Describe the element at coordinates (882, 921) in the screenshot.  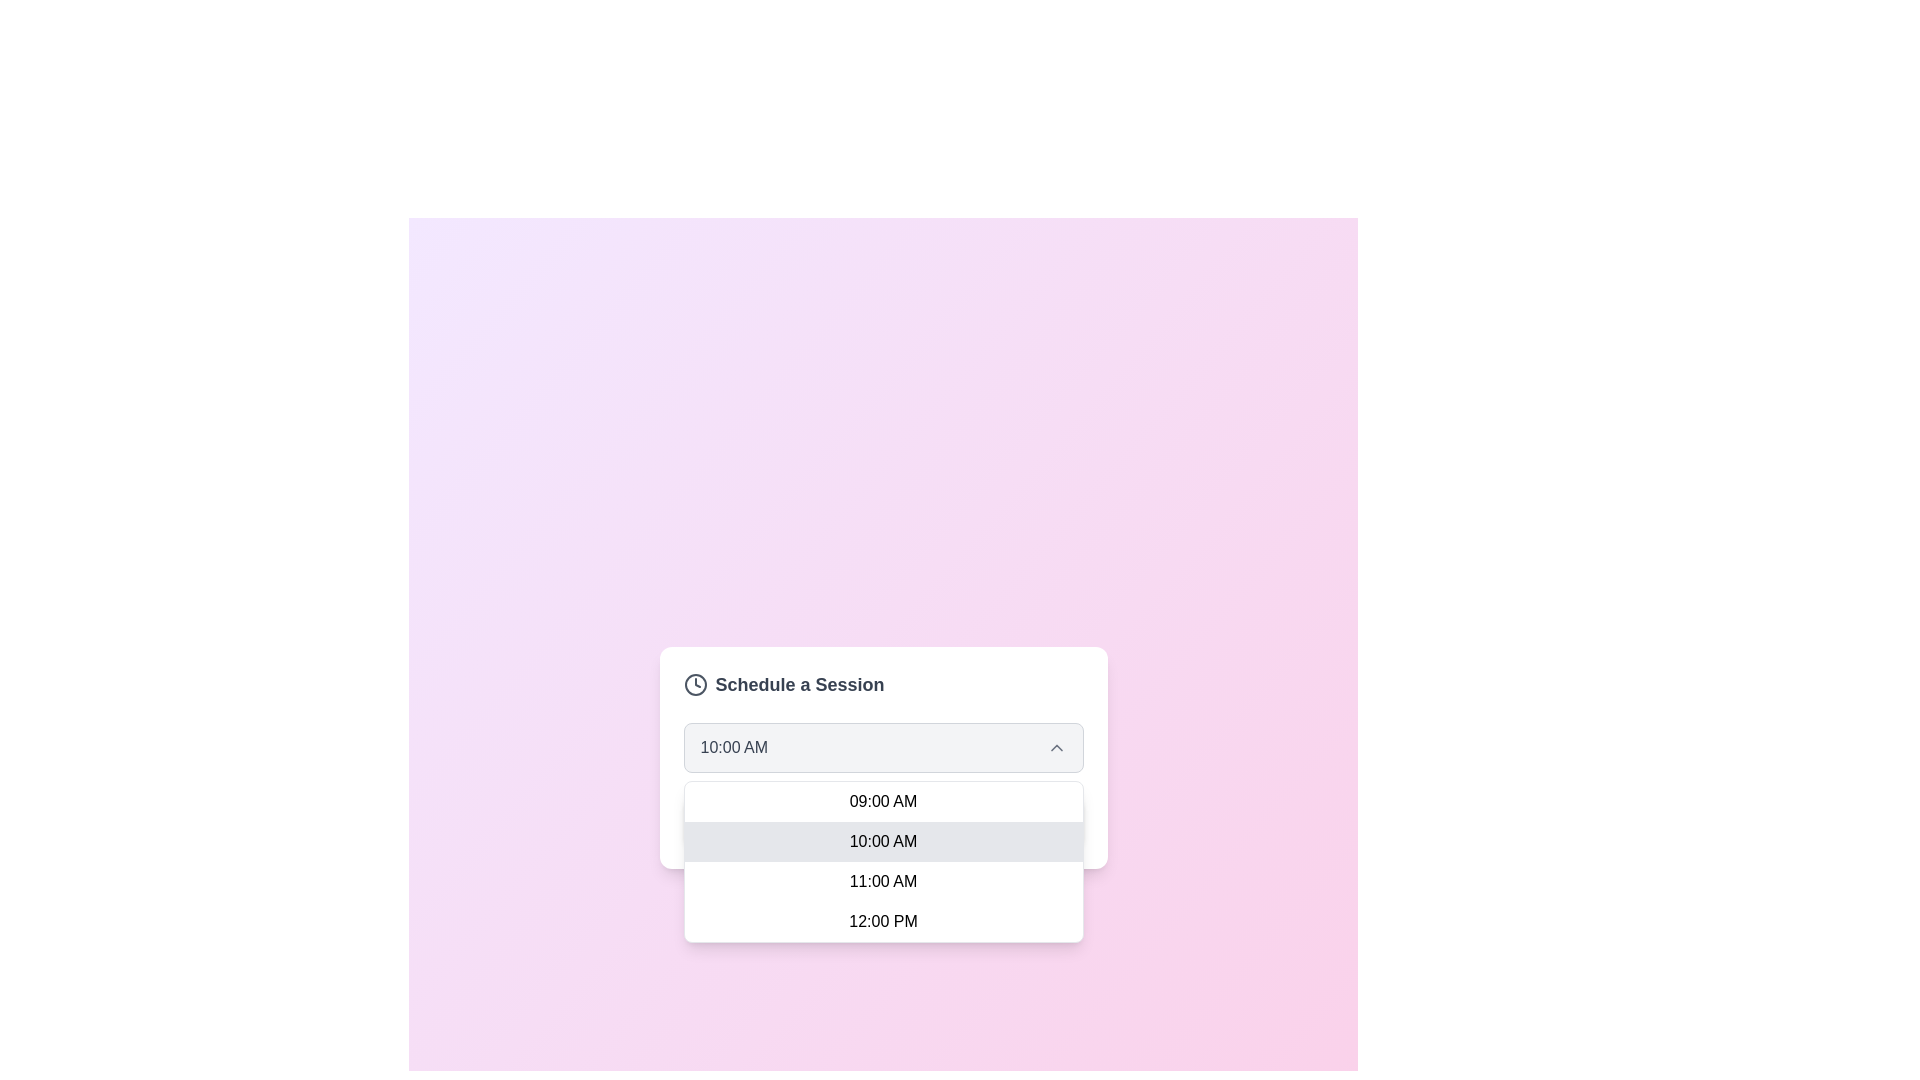
I see `the list item displaying '12:00 PM' in the dropdown menu under the 'Schedule a Session' form` at that location.